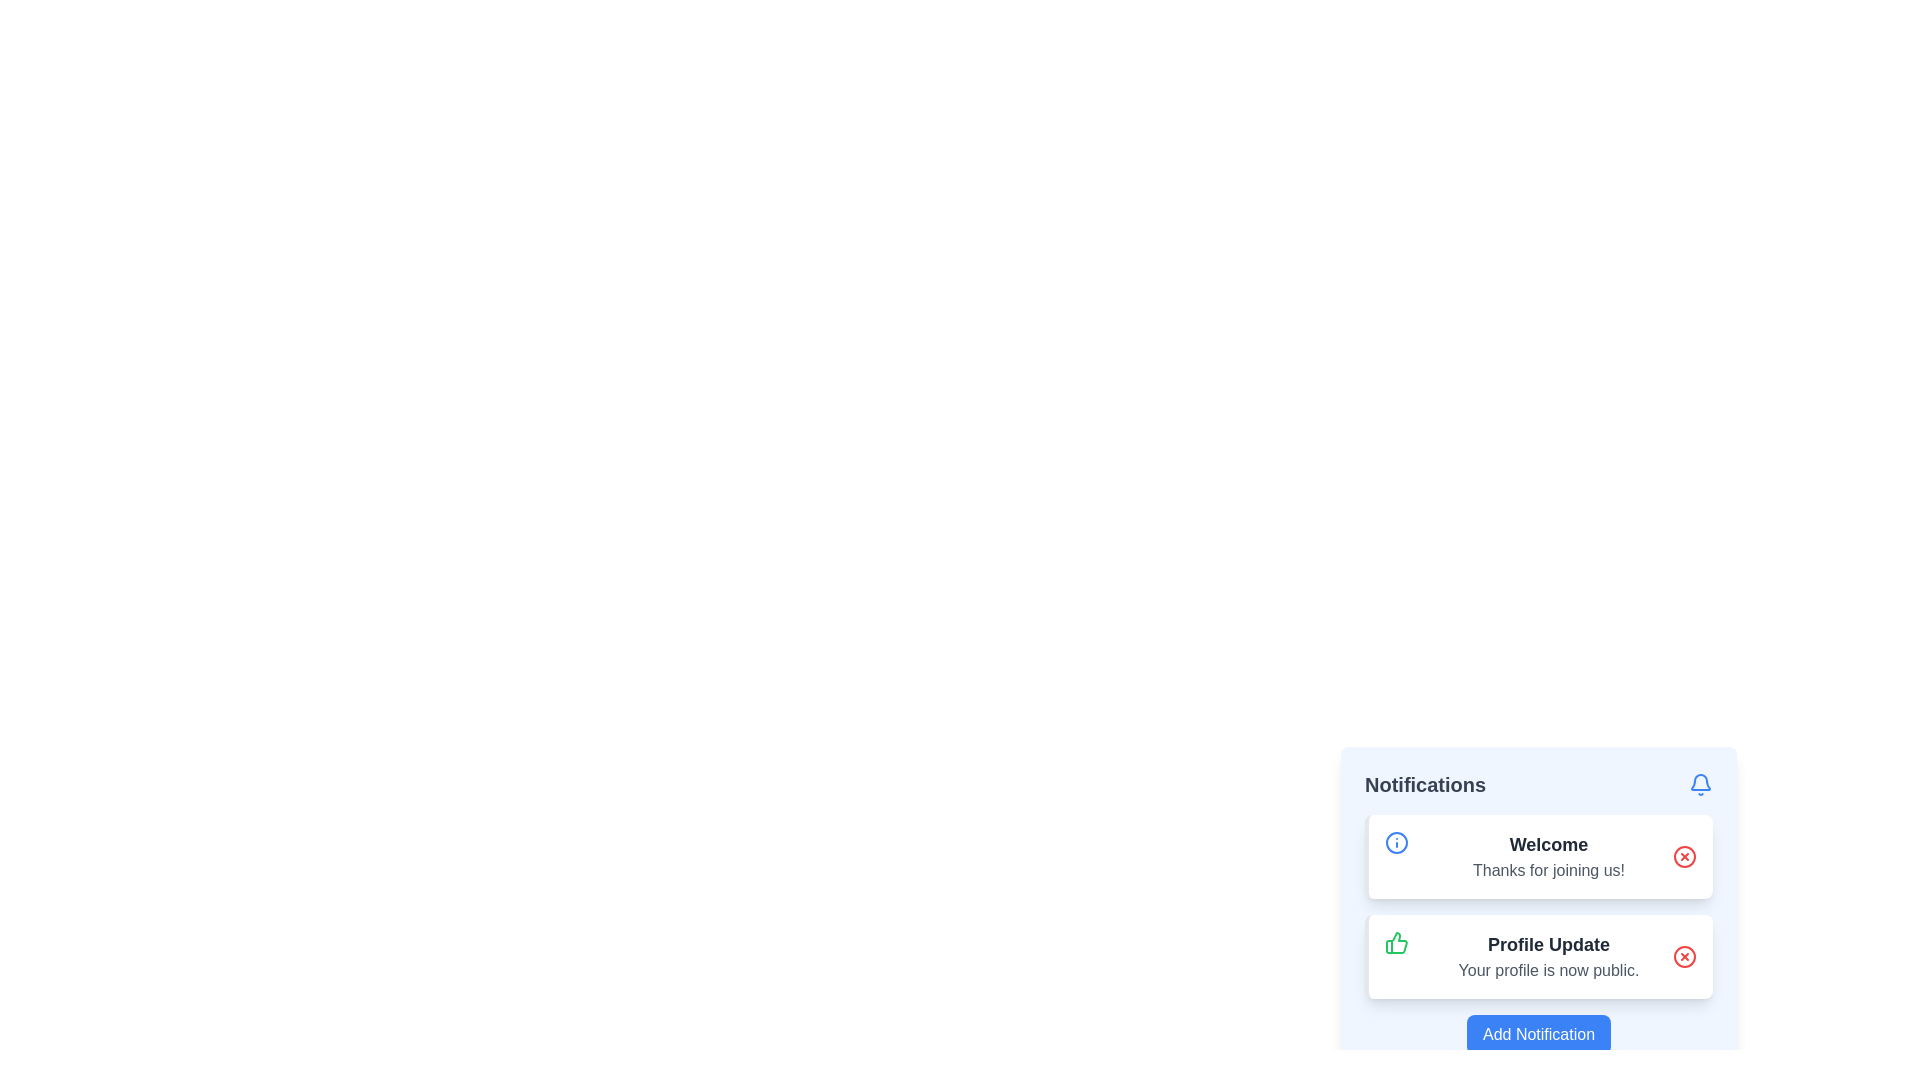 The image size is (1920, 1080). What do you see at coordinates (1548, 855) in the screenshot?
I see `the text block displaying the welcoming message, which includes the lines 'Welcome' and 'Thanks for joining us!' within a white notification card` at bounding box center [1548, 855].